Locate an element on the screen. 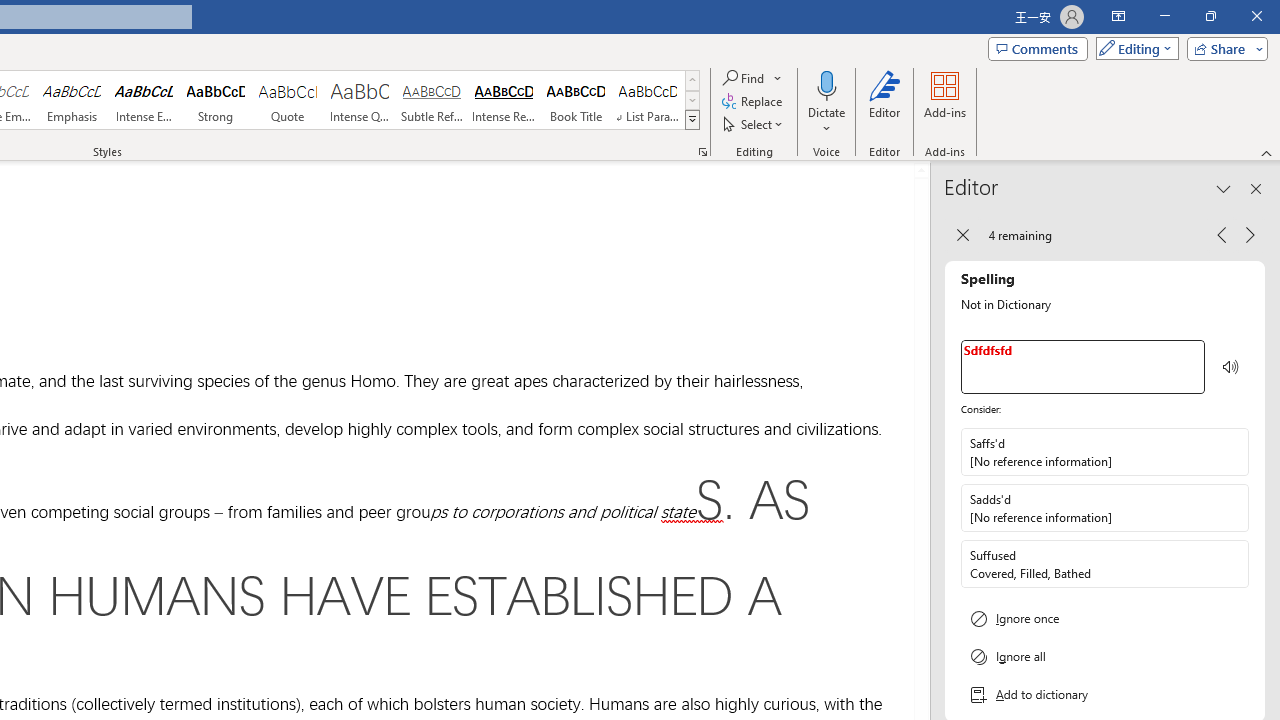  'Intense Emphasis' is located at coordinates (143, 100).